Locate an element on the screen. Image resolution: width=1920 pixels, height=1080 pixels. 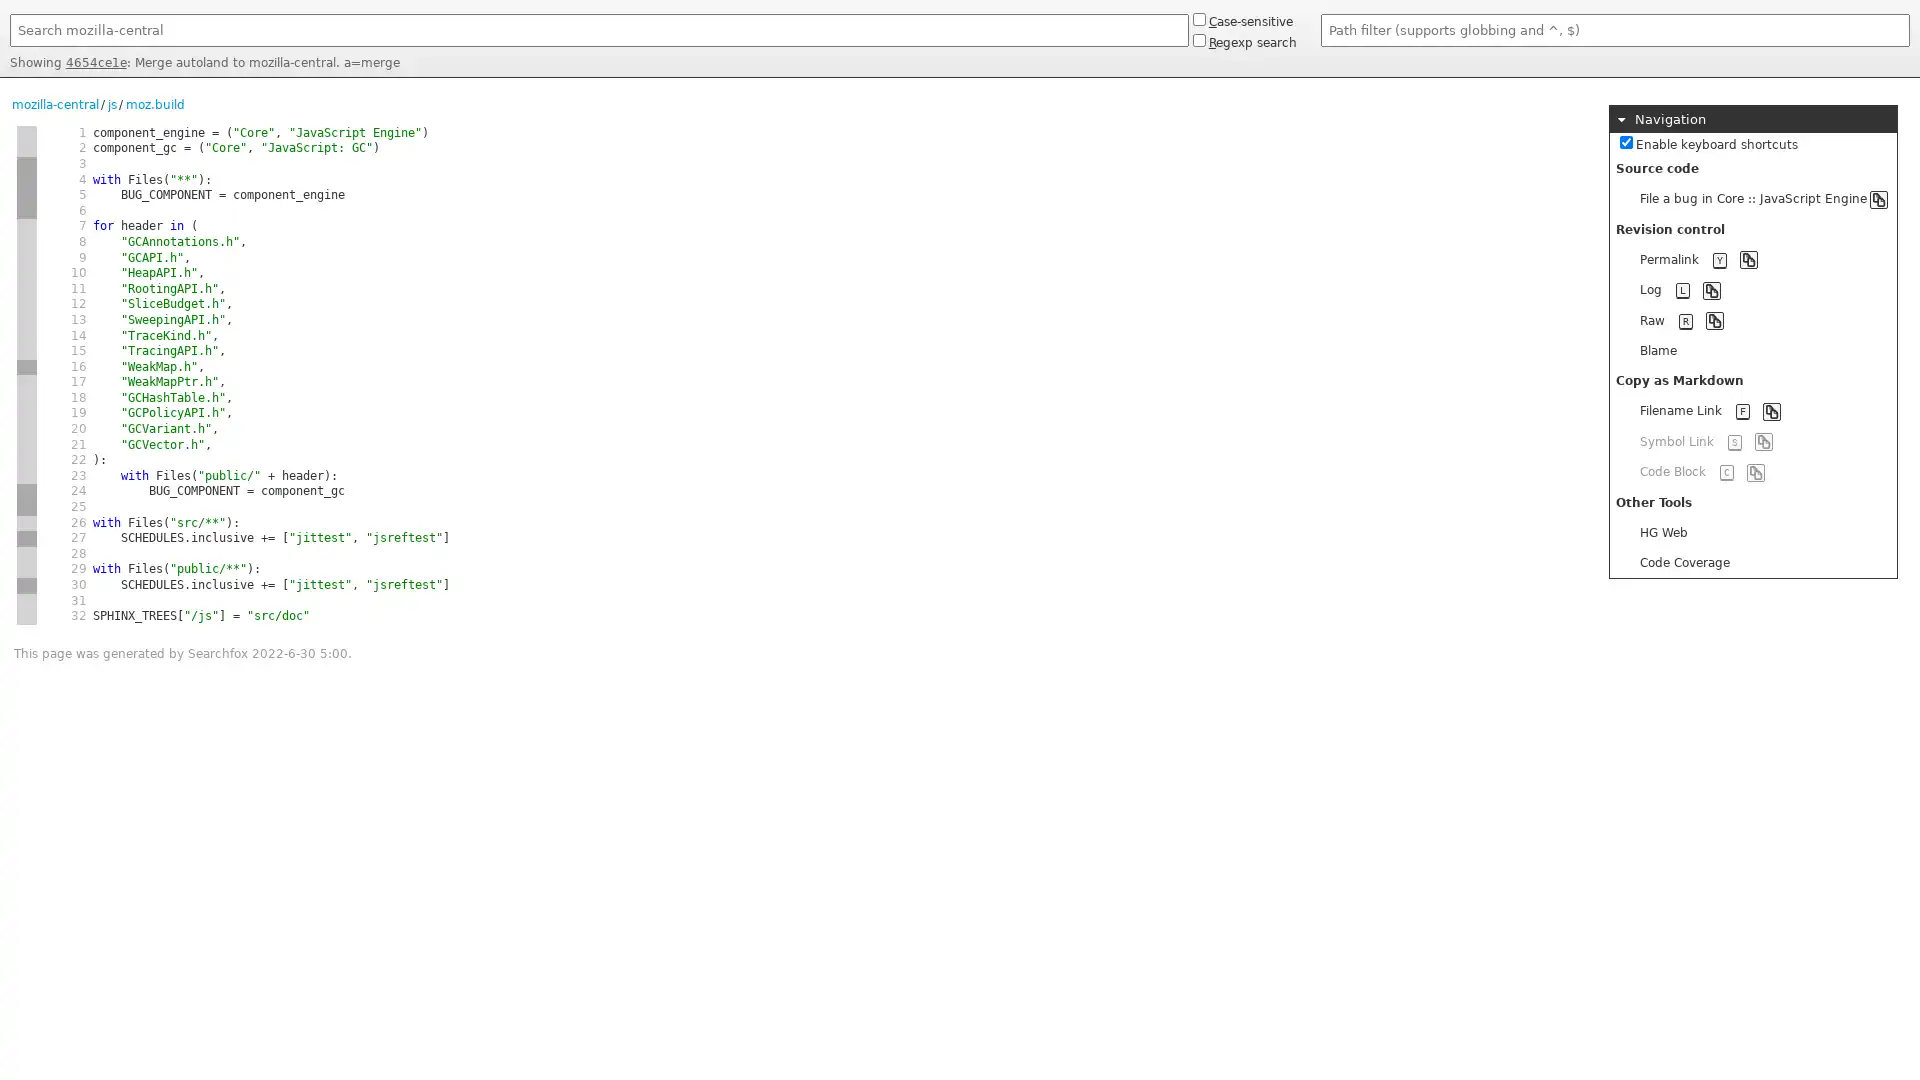
Copy to clipboard is located at coordinates (1747, 258).